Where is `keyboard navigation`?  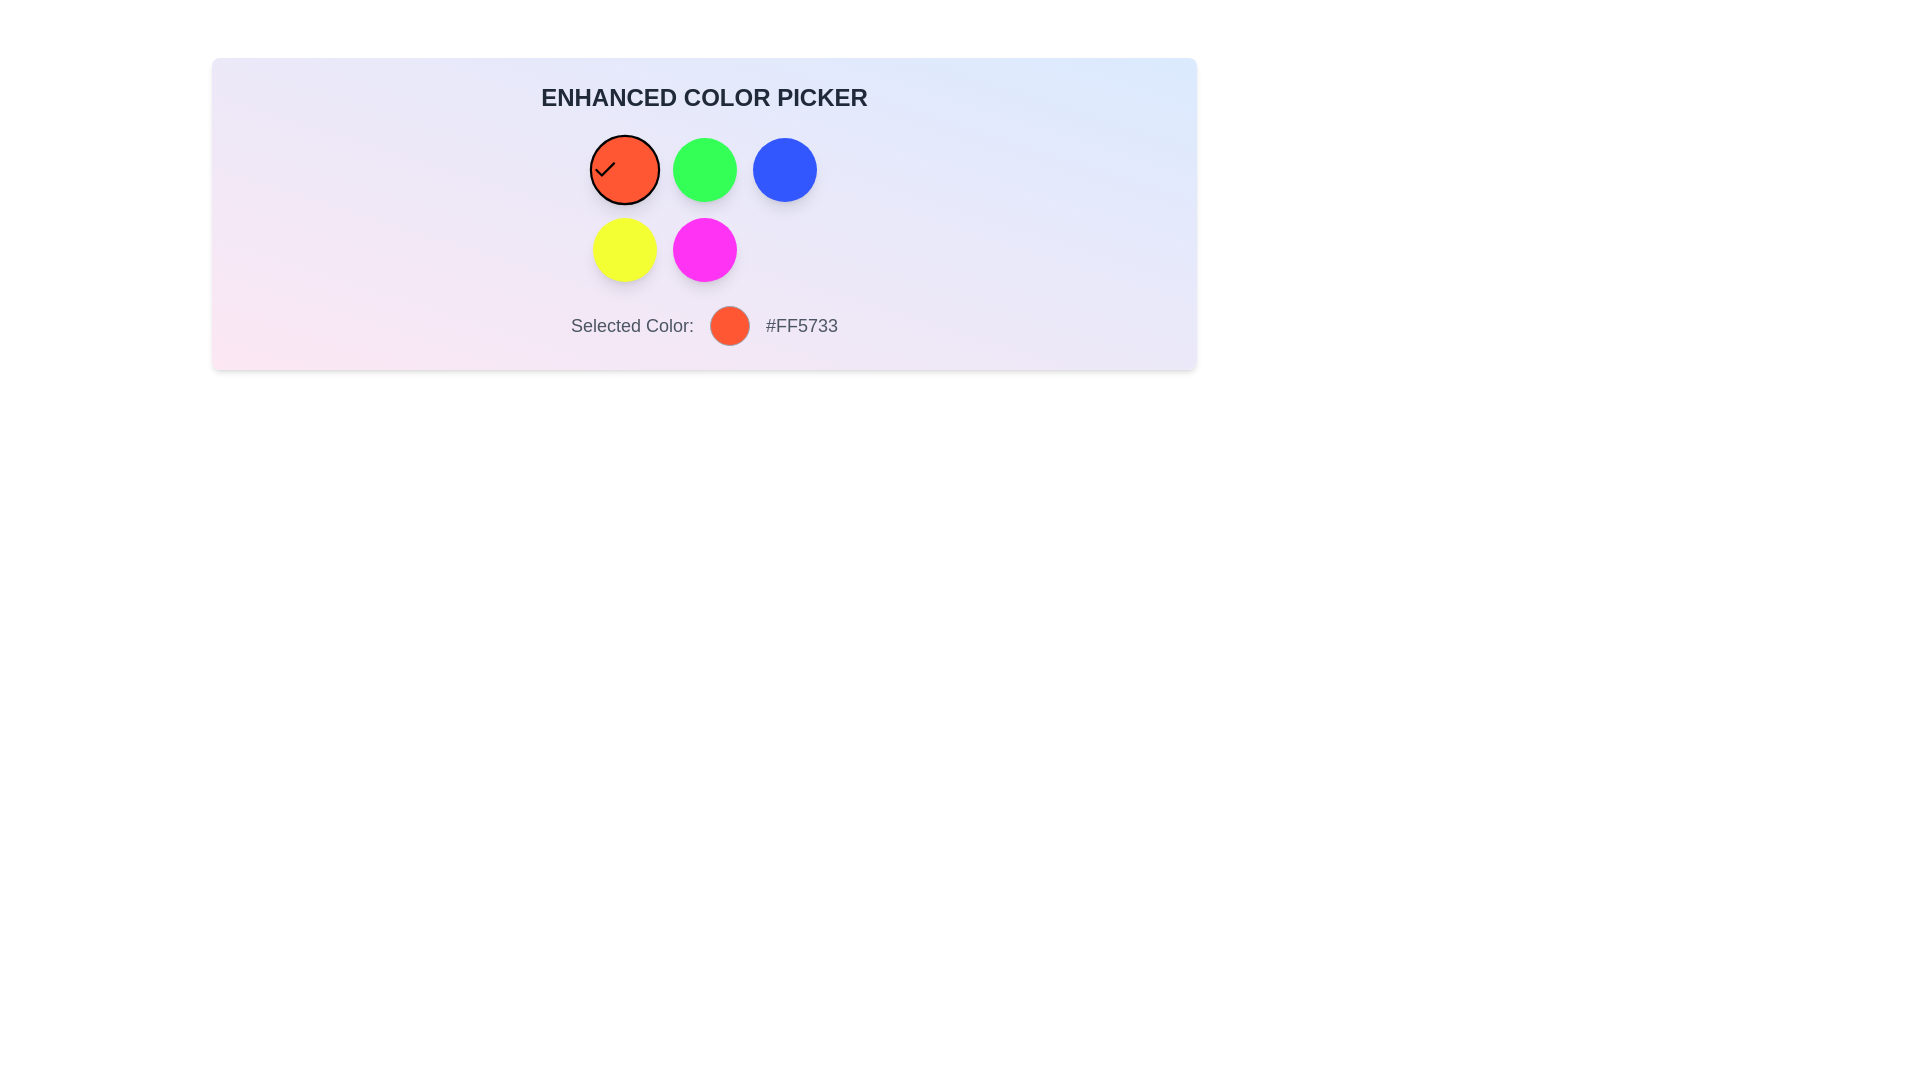
keyboard navigation is located at coordinates (704, 168).